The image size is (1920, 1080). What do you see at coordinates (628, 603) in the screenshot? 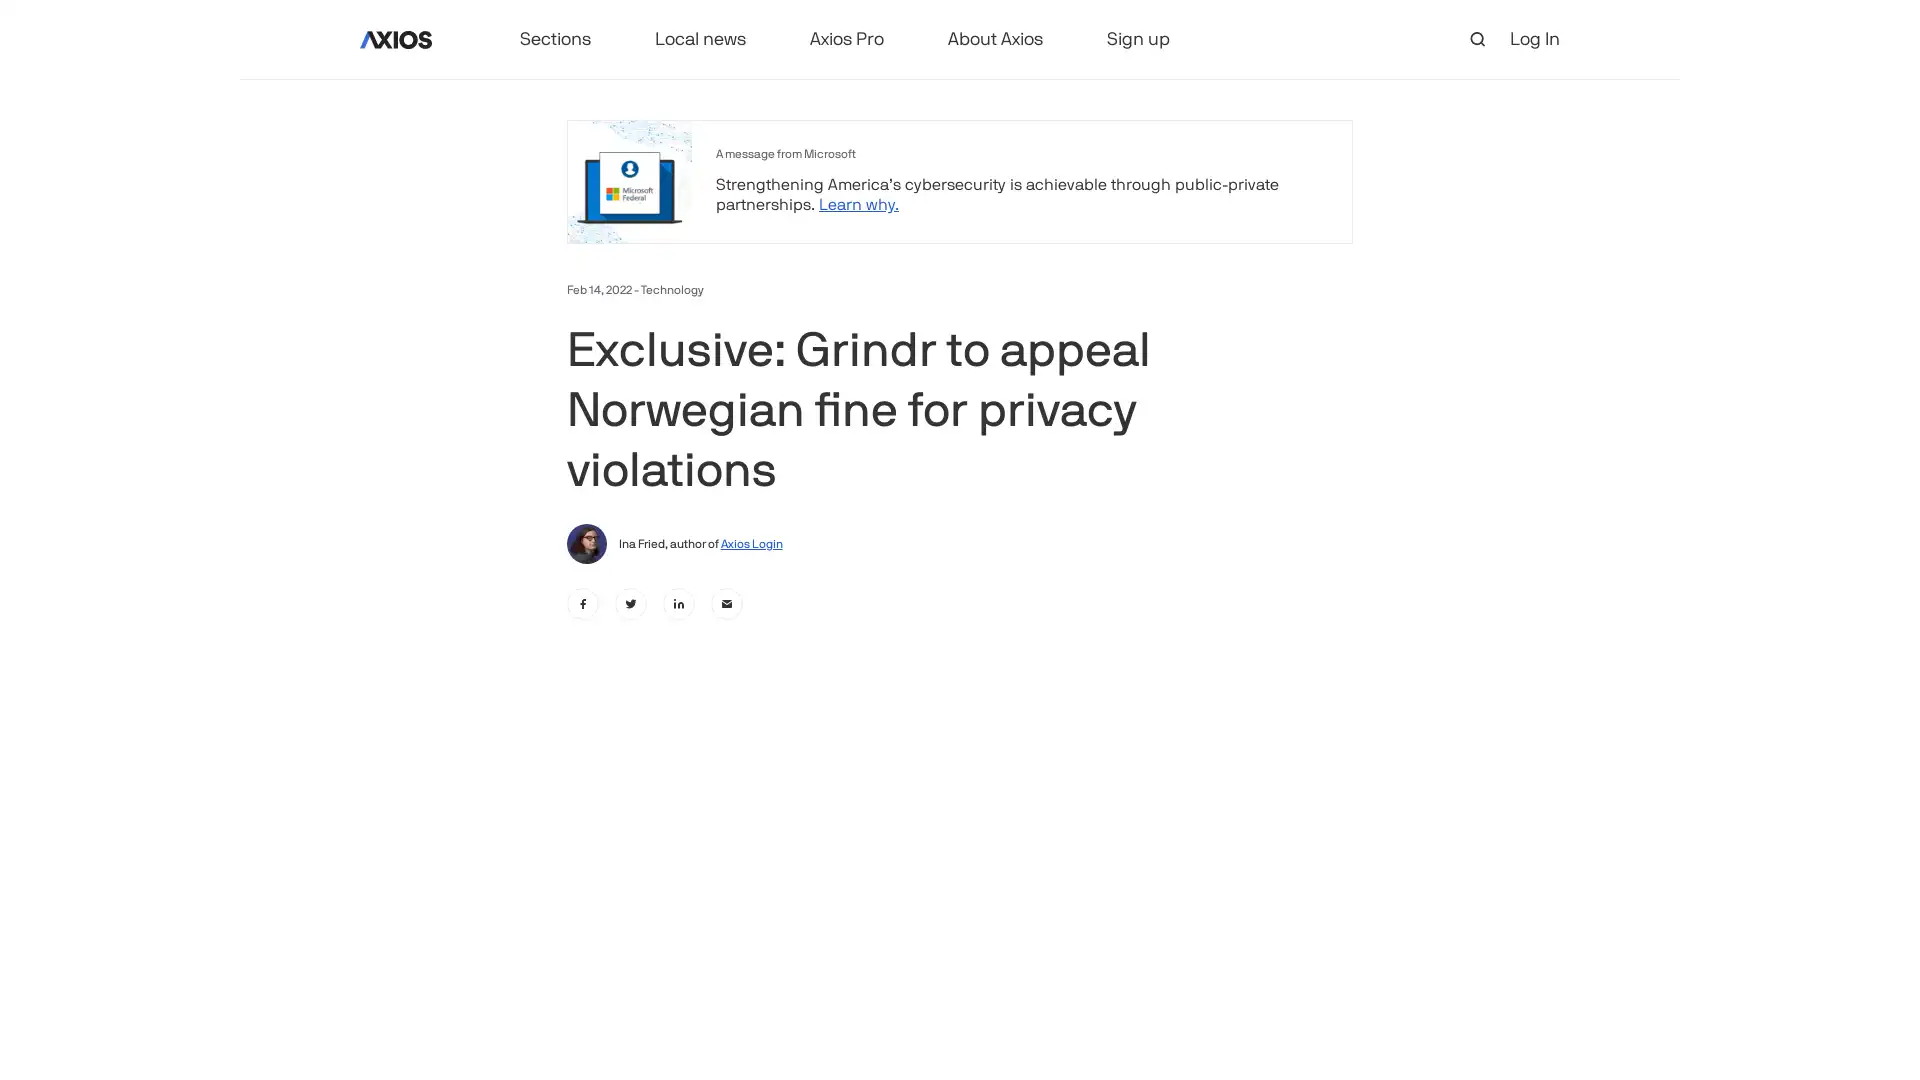
I see `twitter` at bounding box center [628, 603].